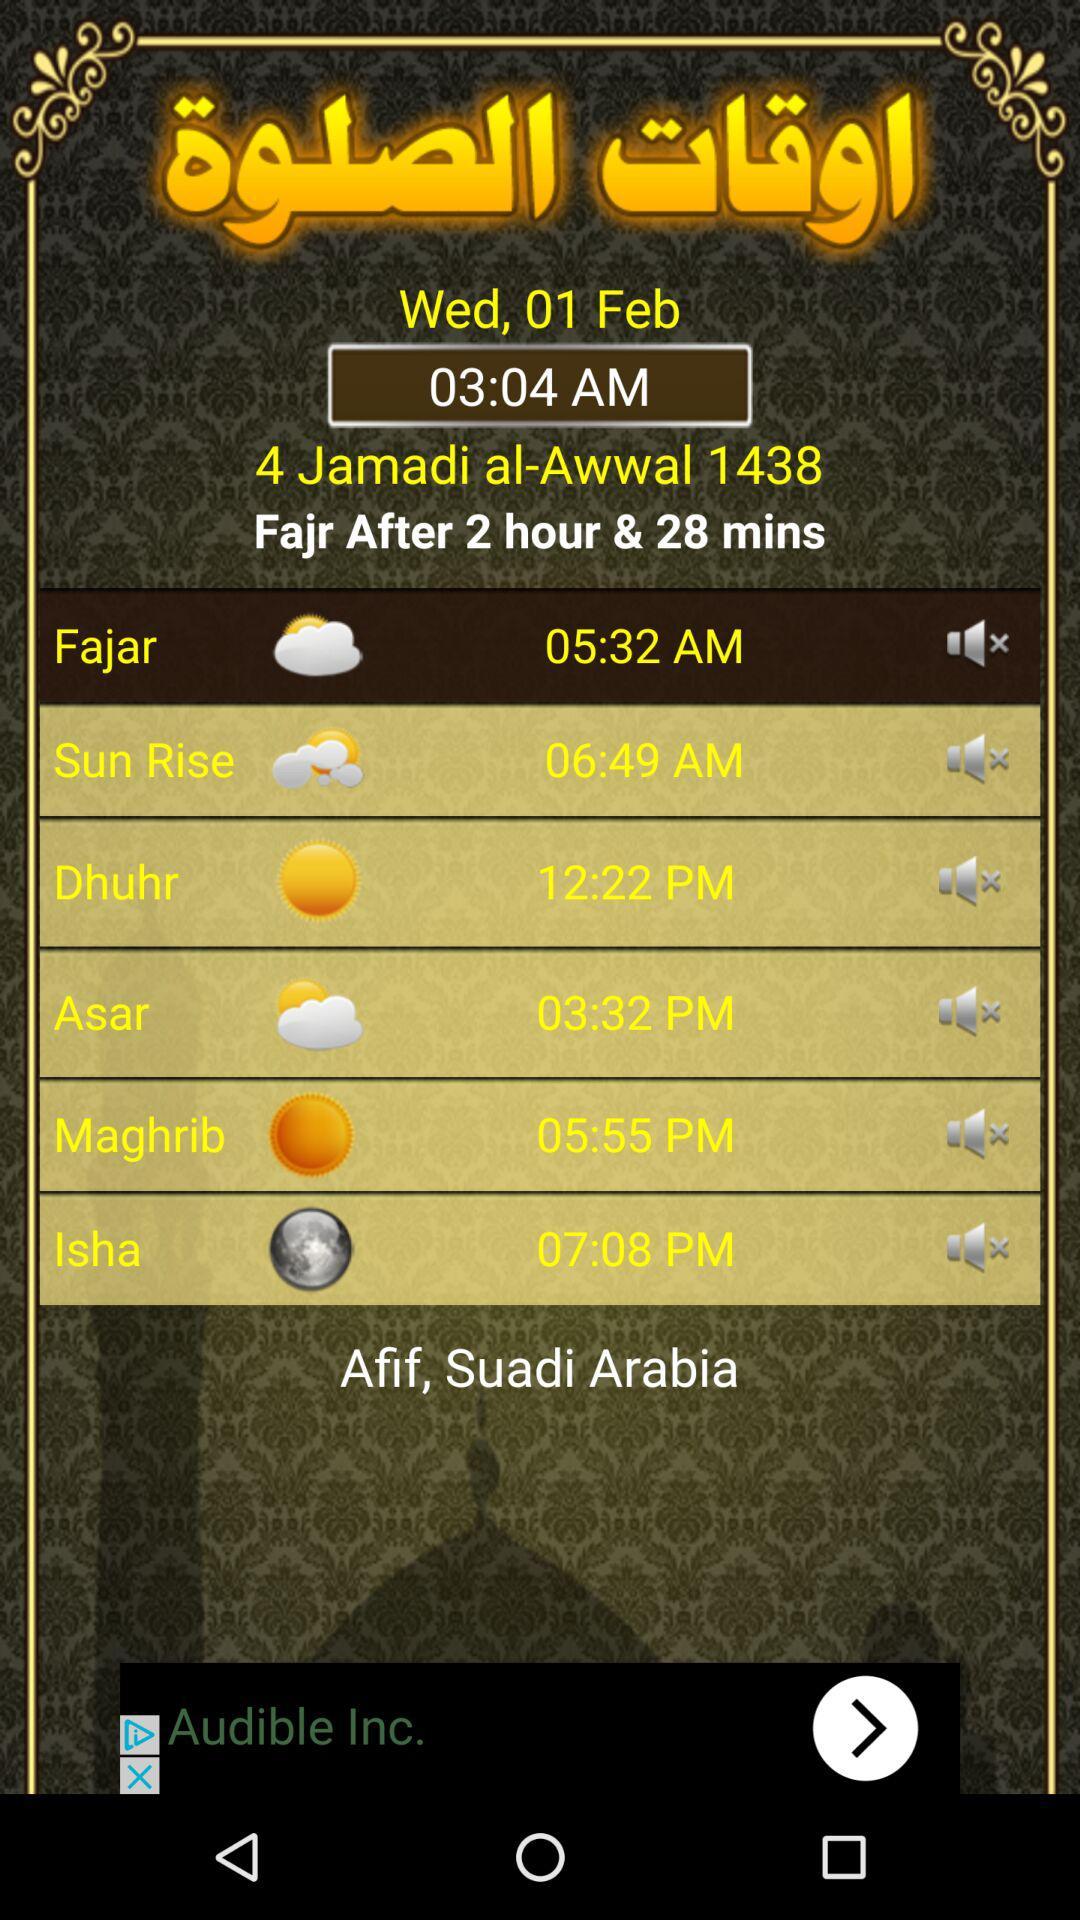 The height and width of the screenshot is (1920, 1080). I want to click on mute/unmute option, so click(968, 880).